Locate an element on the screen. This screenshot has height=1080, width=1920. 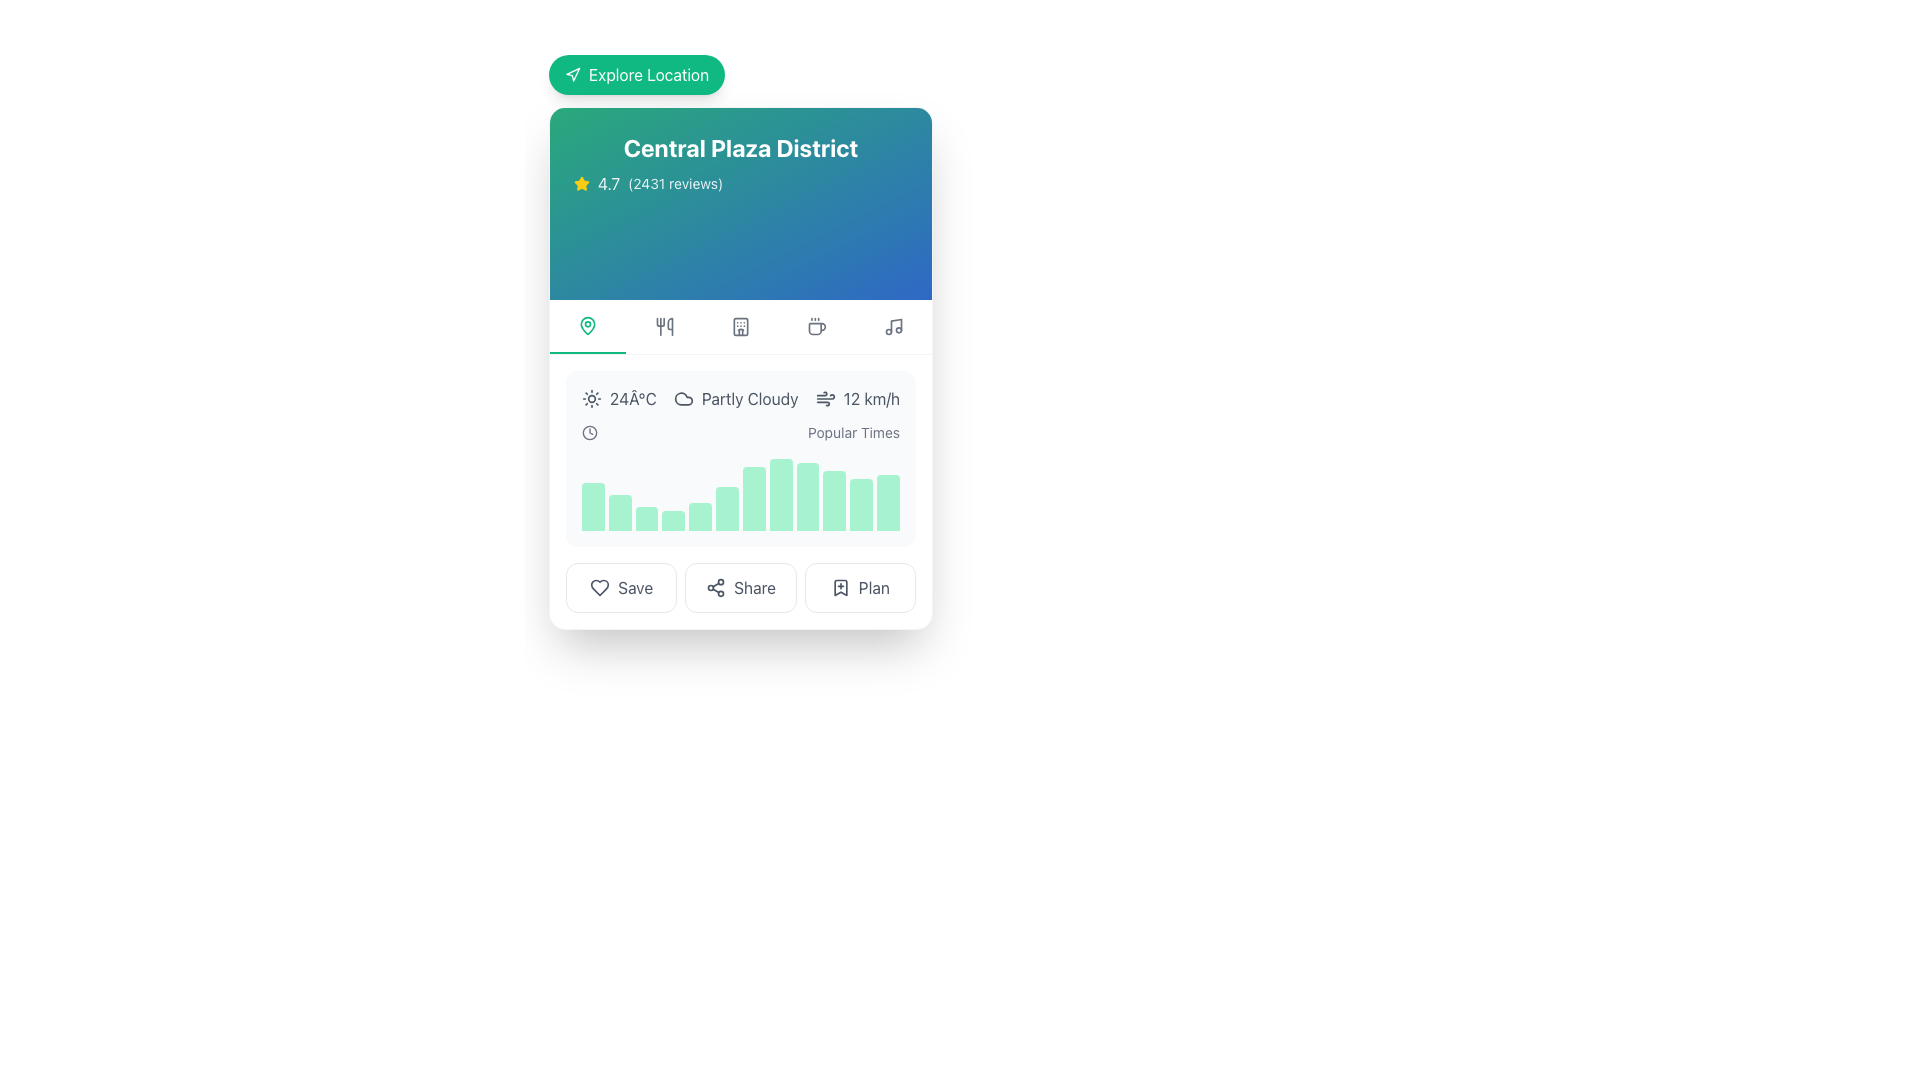
value of the third bar in the 'Popular Times' graph, which is an emerald green colored bar with a rounded top is located at coordinates (647, 518).